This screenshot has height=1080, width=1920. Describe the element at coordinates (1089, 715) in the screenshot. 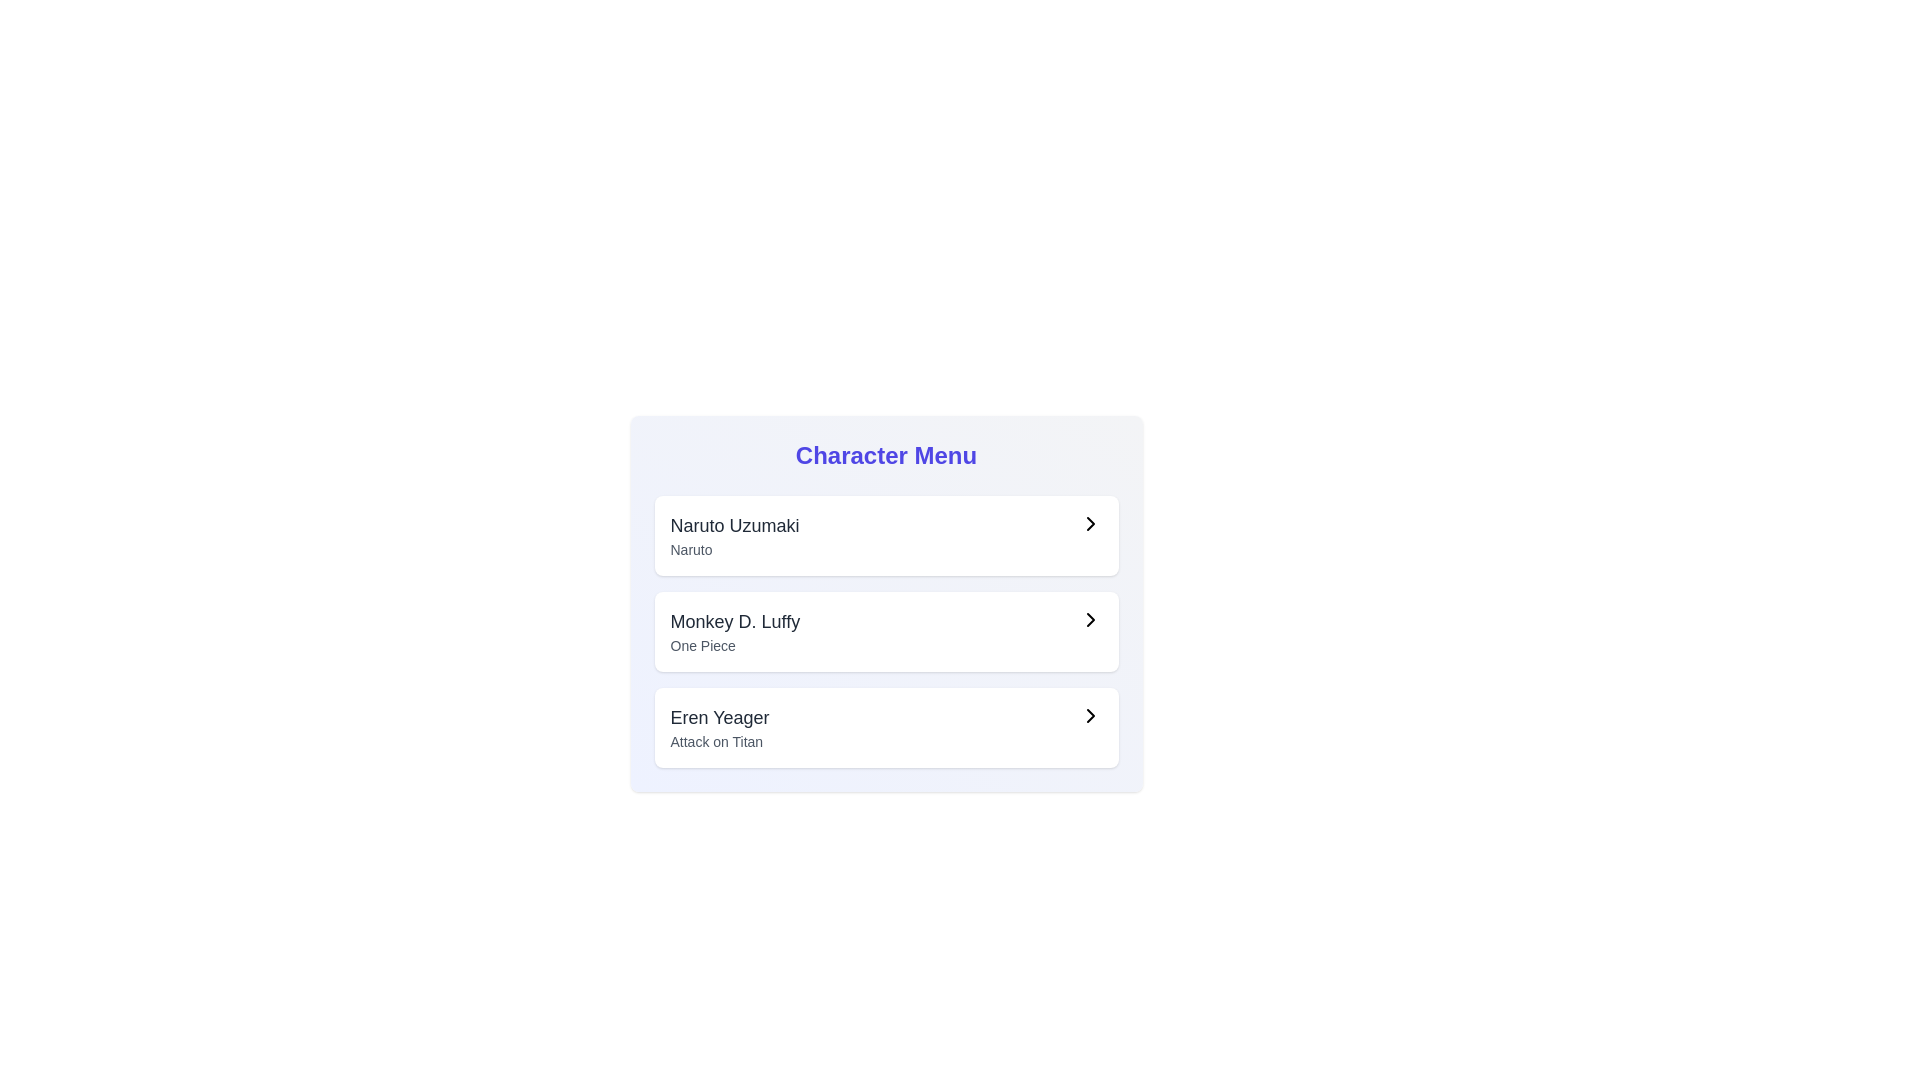

I see `the chevron icon located to the far right of the last list item in the 'Character Menu', associated with 'Eren Yeager' and 'Attack on Titan'` at that location.